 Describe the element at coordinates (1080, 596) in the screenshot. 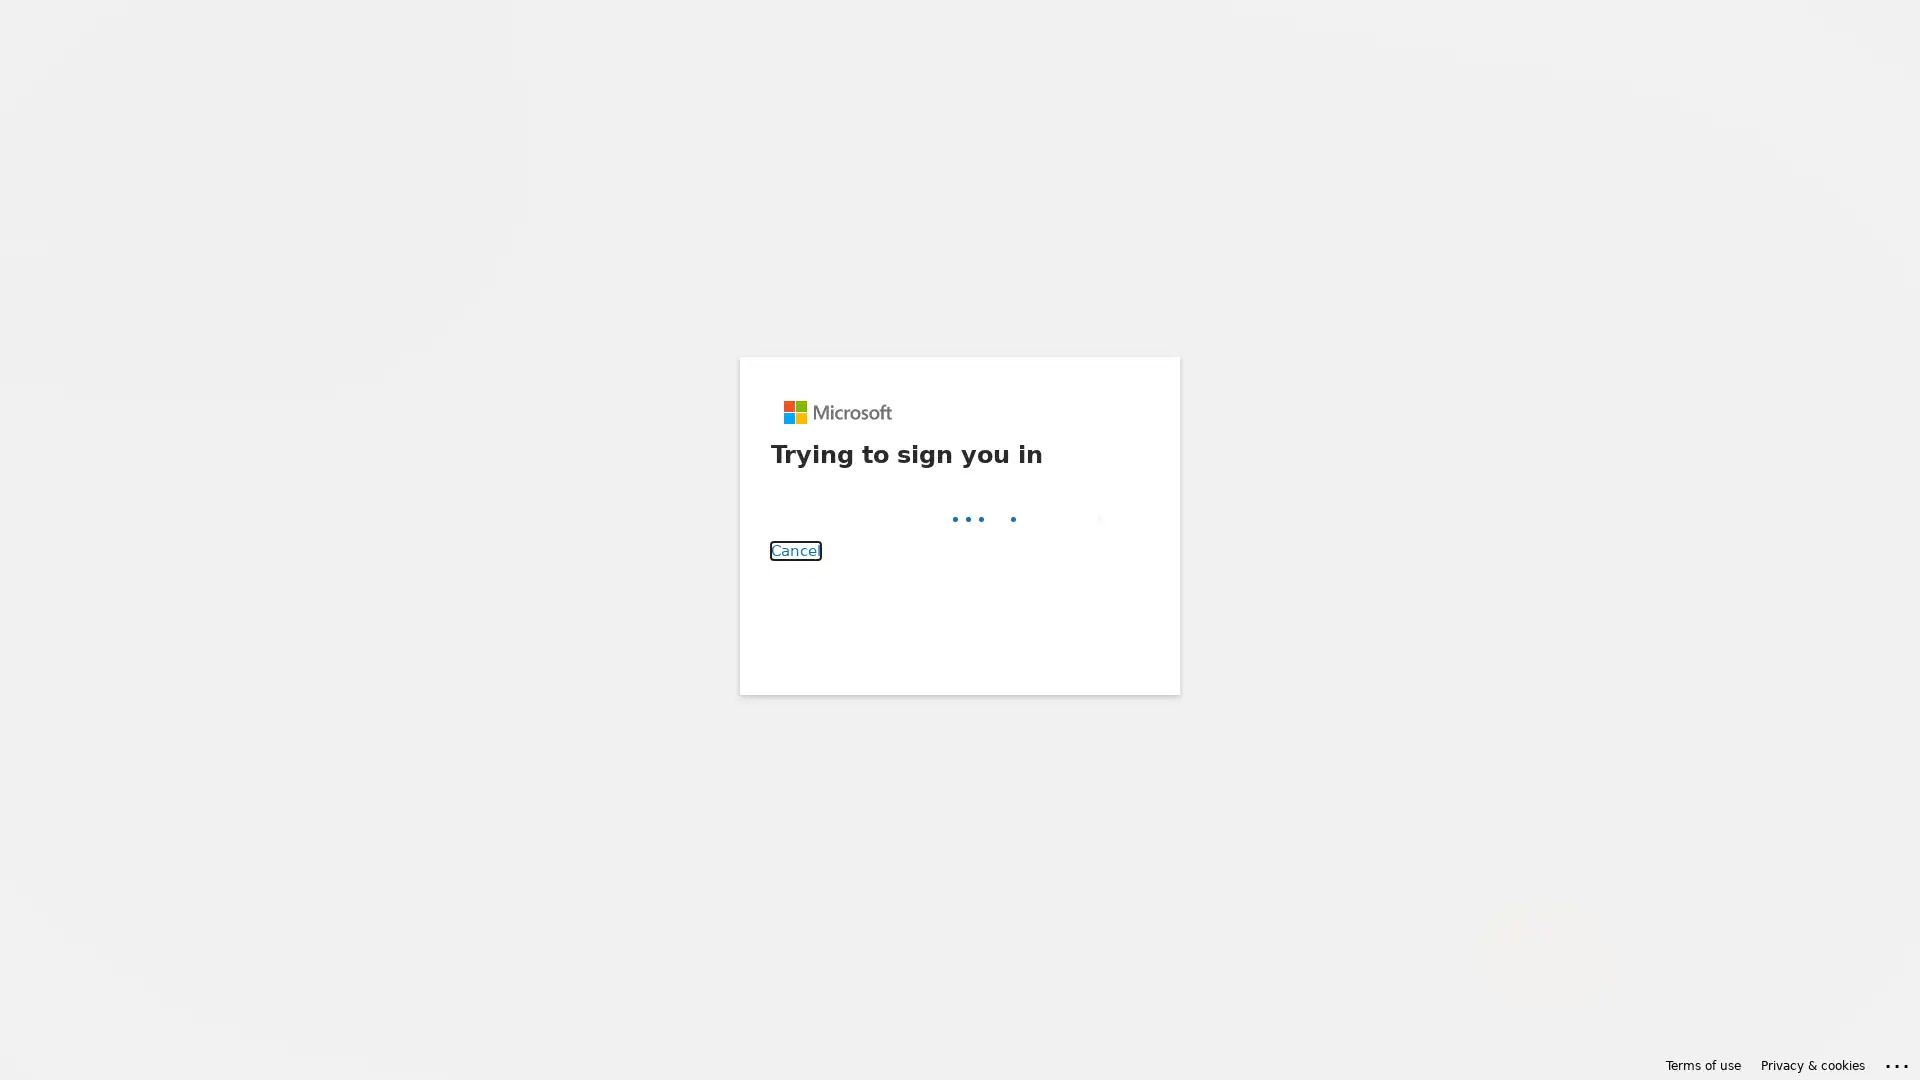

I see `Next` at that location.